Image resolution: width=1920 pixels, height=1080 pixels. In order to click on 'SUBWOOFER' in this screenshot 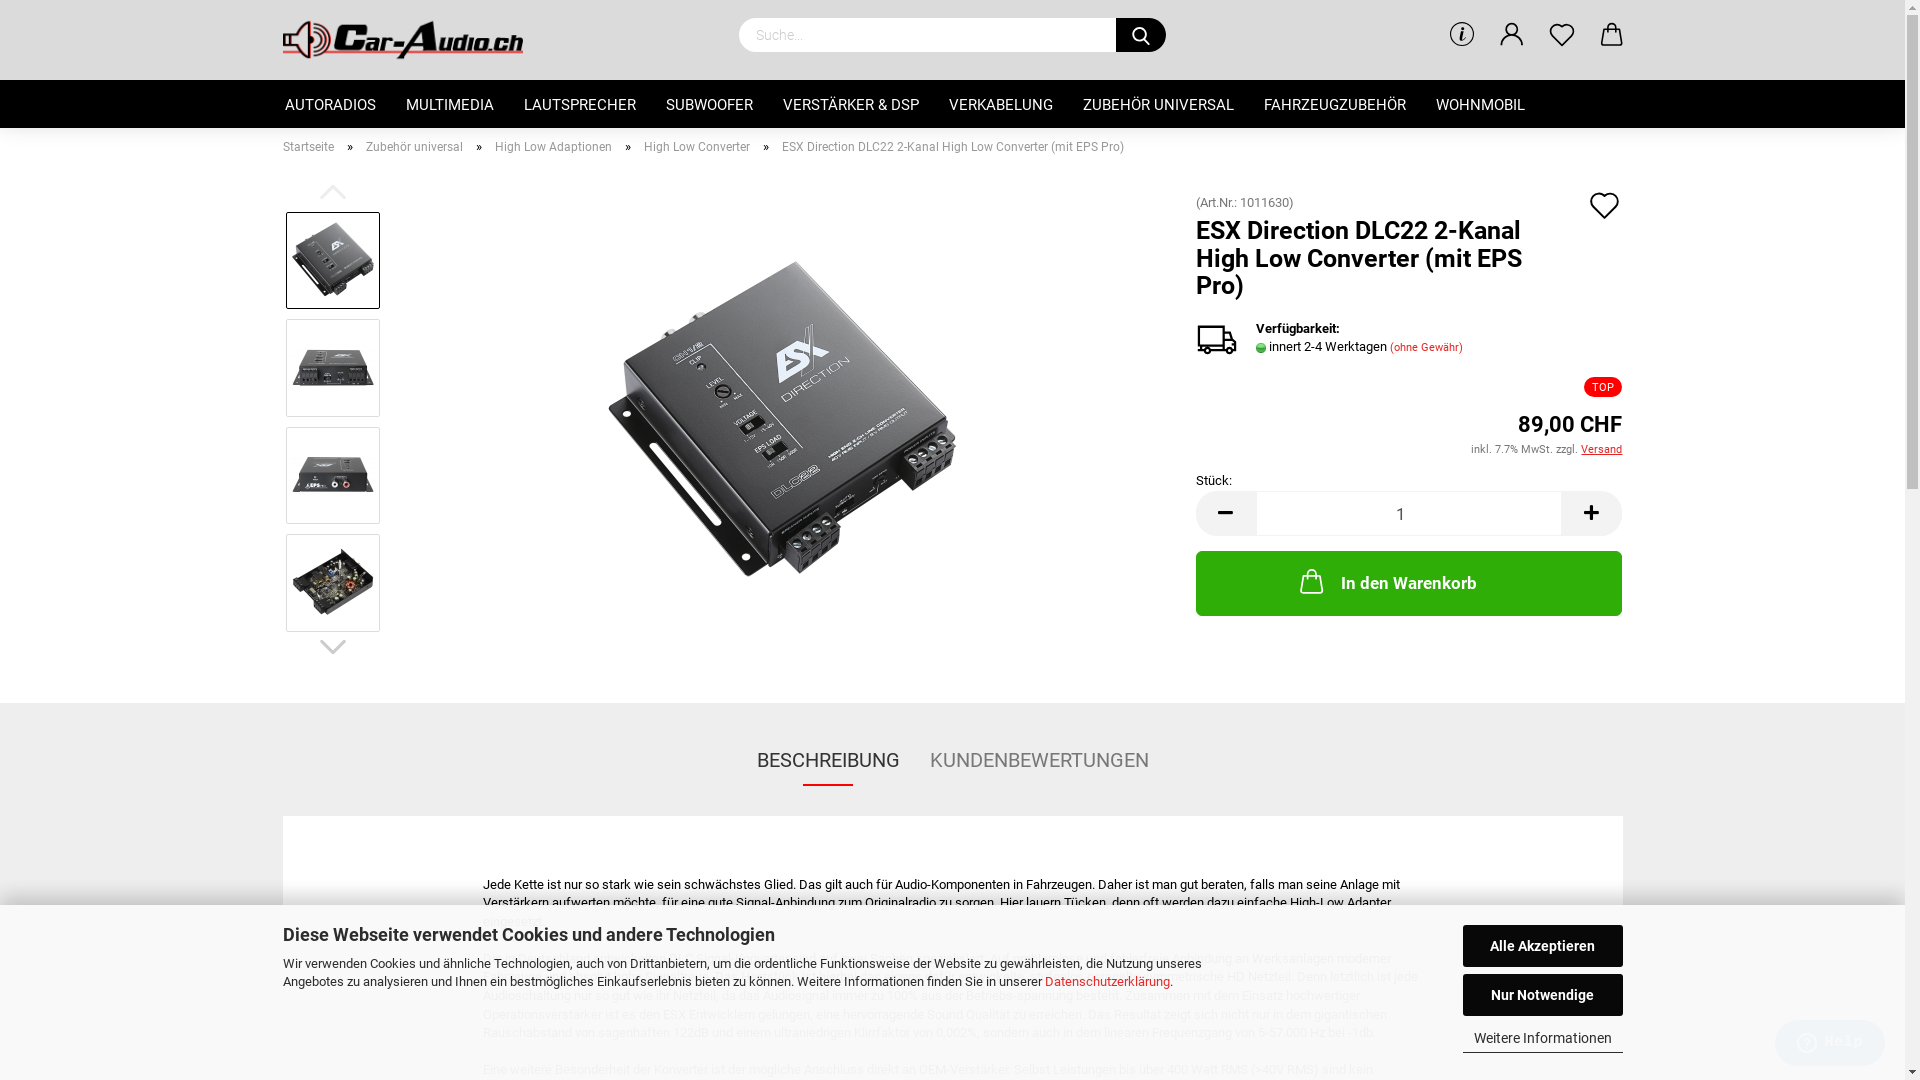, I will do `click(649, 104)`.